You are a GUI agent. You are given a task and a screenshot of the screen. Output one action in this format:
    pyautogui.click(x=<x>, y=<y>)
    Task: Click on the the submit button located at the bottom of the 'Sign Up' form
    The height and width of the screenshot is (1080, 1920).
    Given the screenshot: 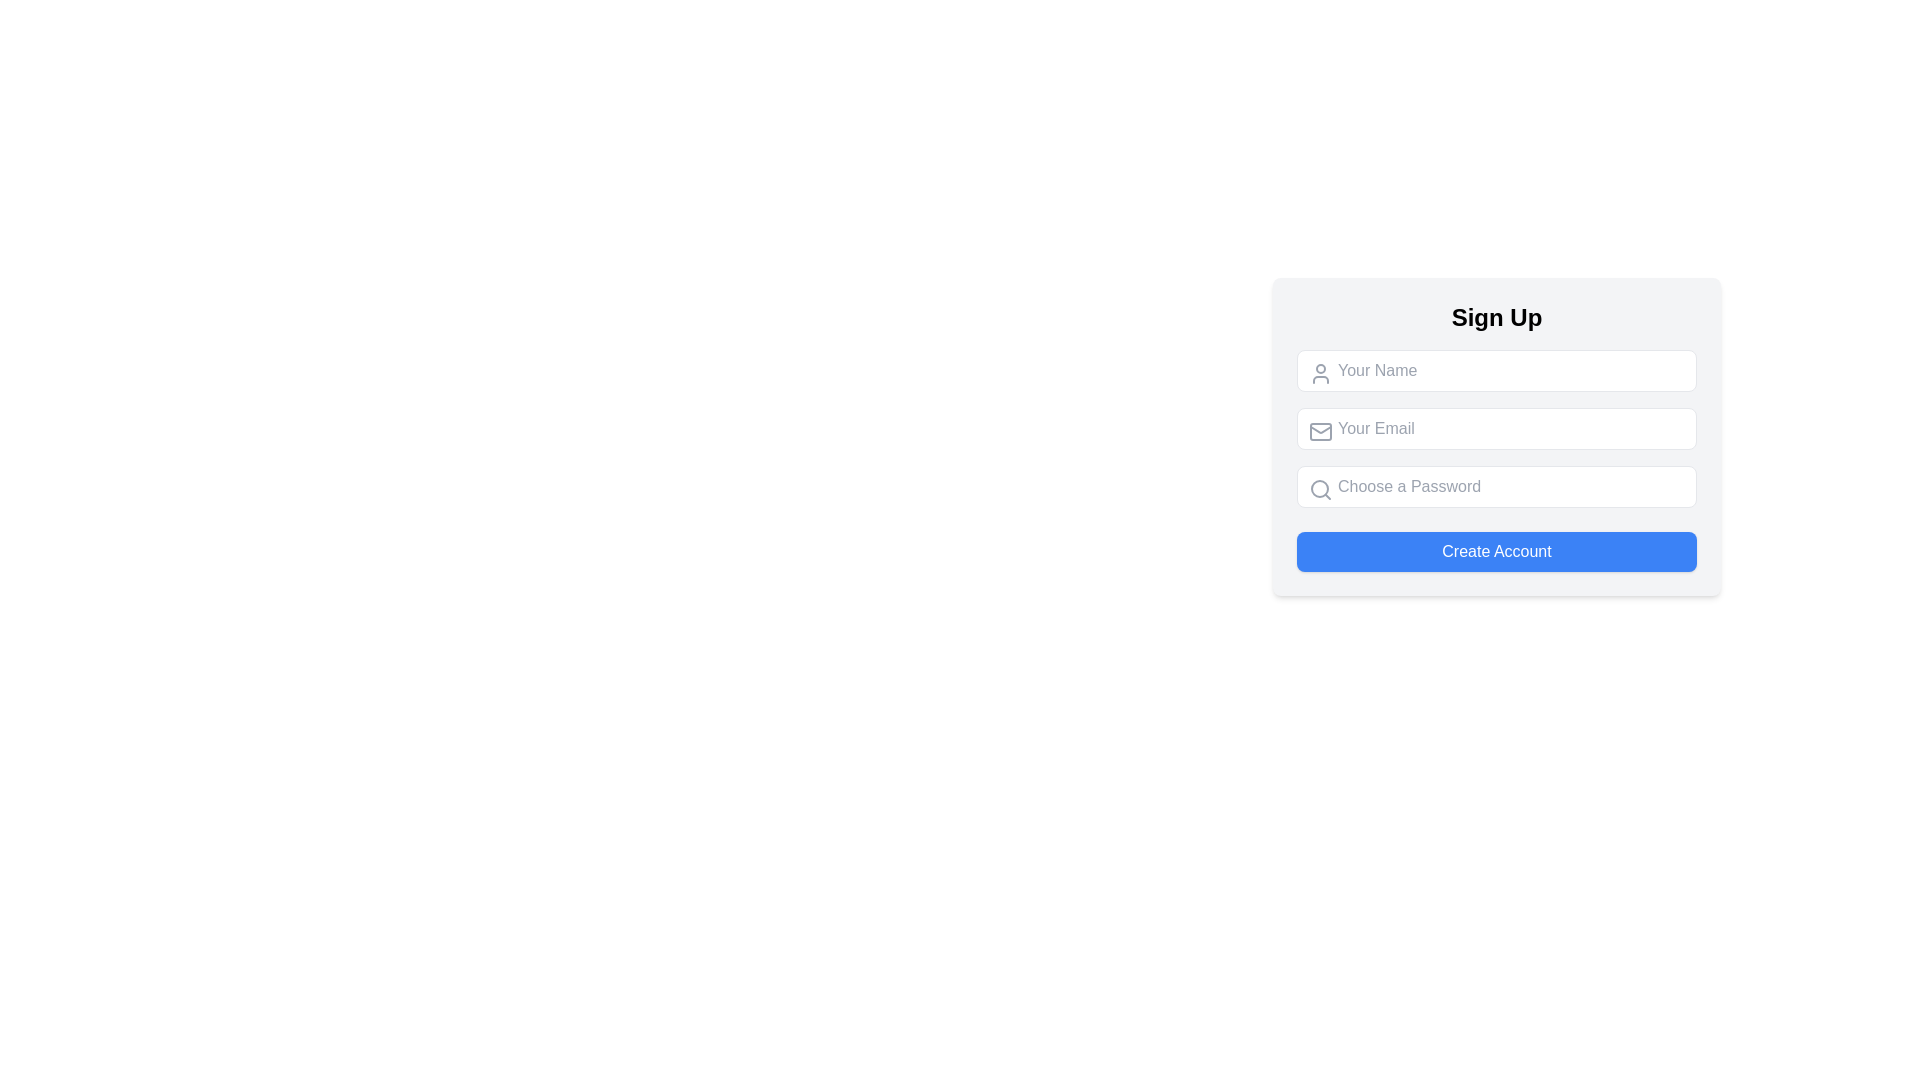 What is the action you would take?
    pyautogui.click(x=1497, y=551)
    